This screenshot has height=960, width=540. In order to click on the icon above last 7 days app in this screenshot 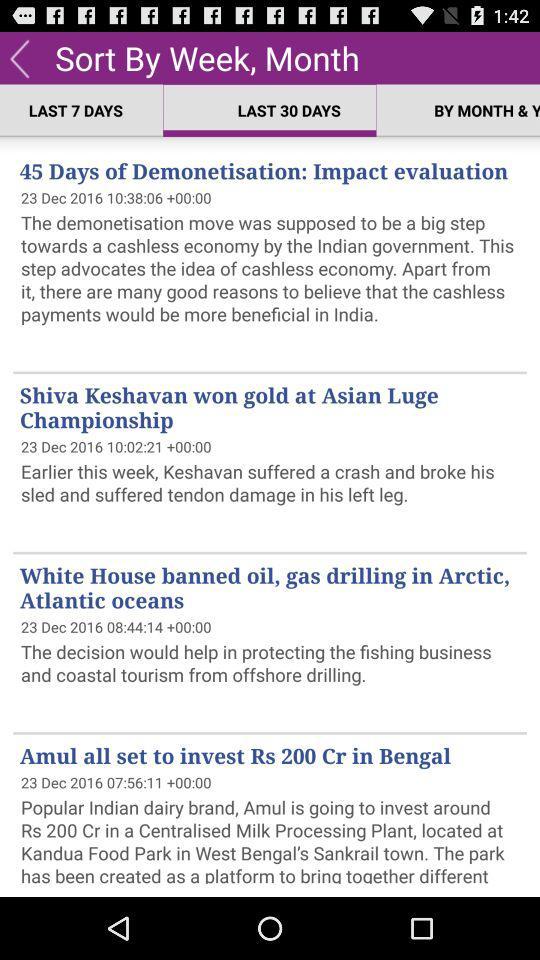, I will do `click(18, 56)`.